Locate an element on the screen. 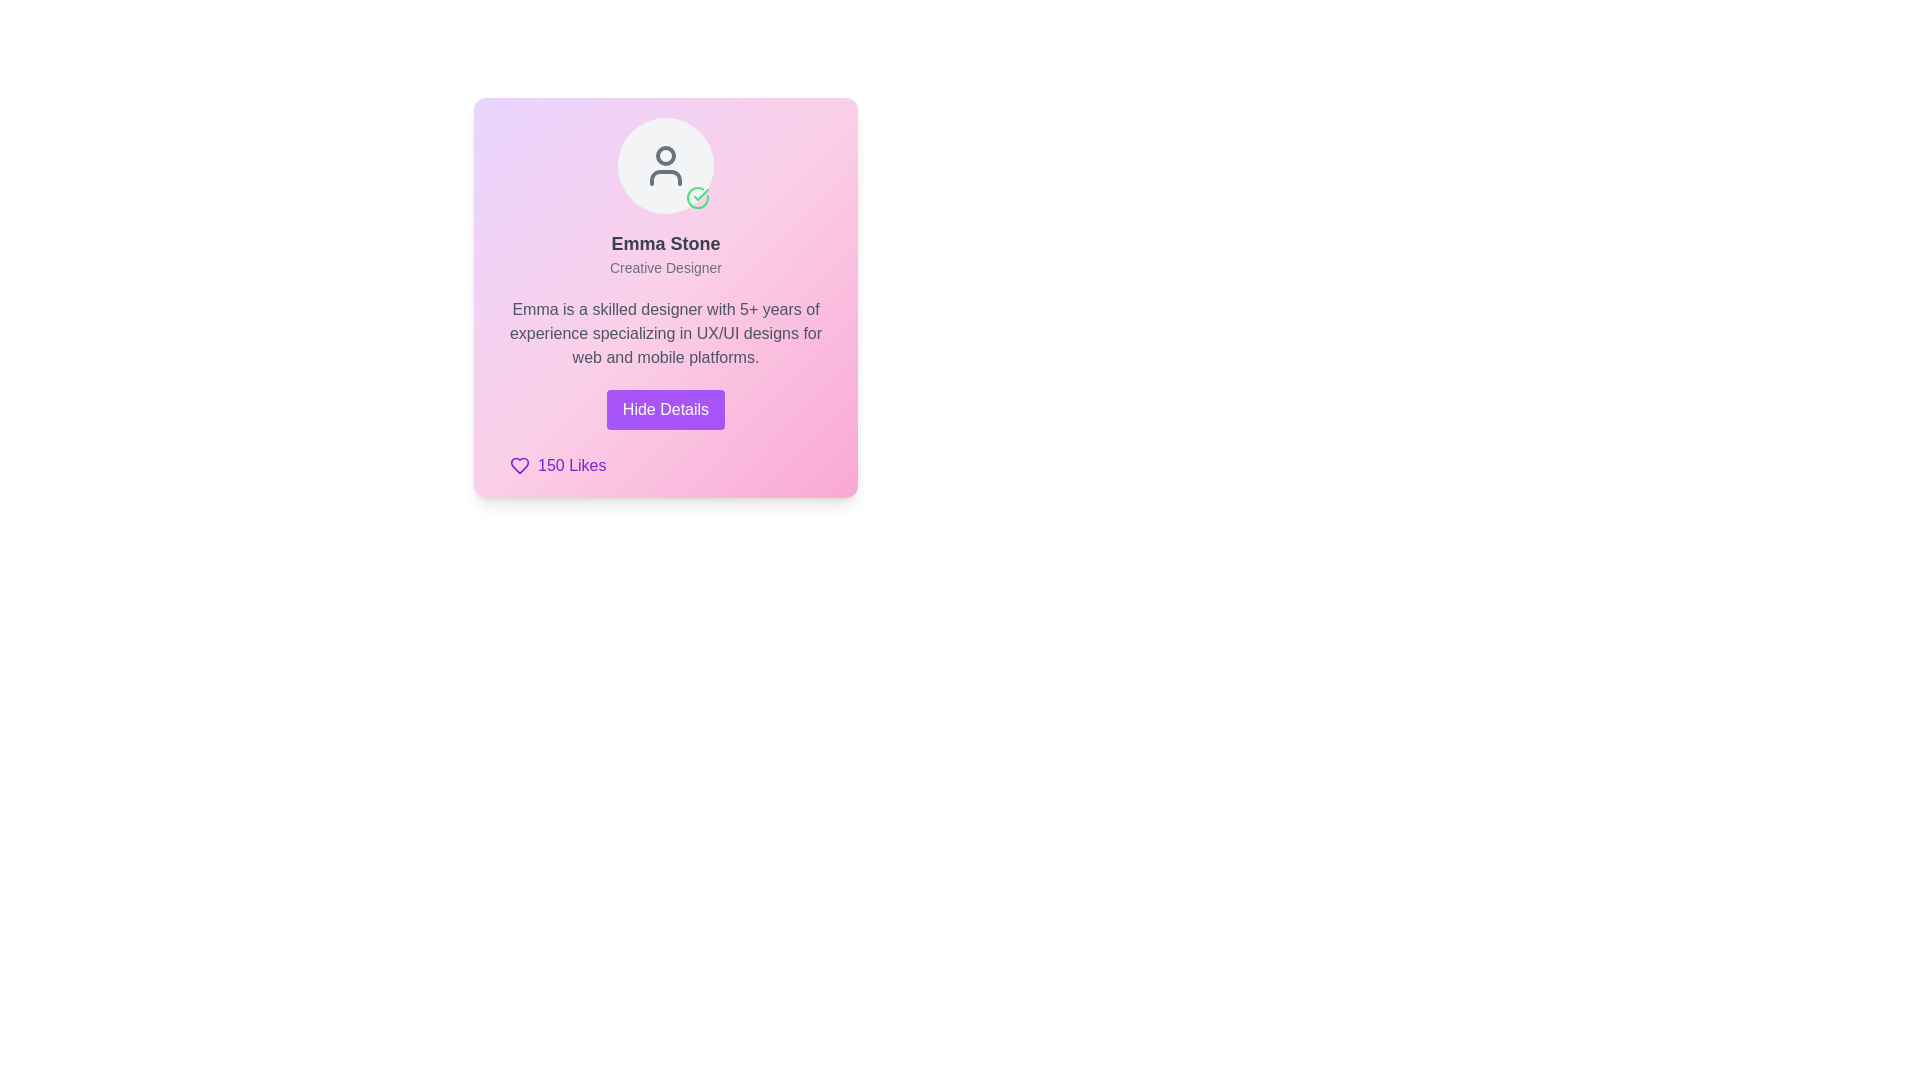 The height and width of the screenshot is (1080, 1920). the Vector Icon (Heart Symbol) located at the bottom left of the card, adjacent to the '150 Likes' text is located at coordinates (519, 466).